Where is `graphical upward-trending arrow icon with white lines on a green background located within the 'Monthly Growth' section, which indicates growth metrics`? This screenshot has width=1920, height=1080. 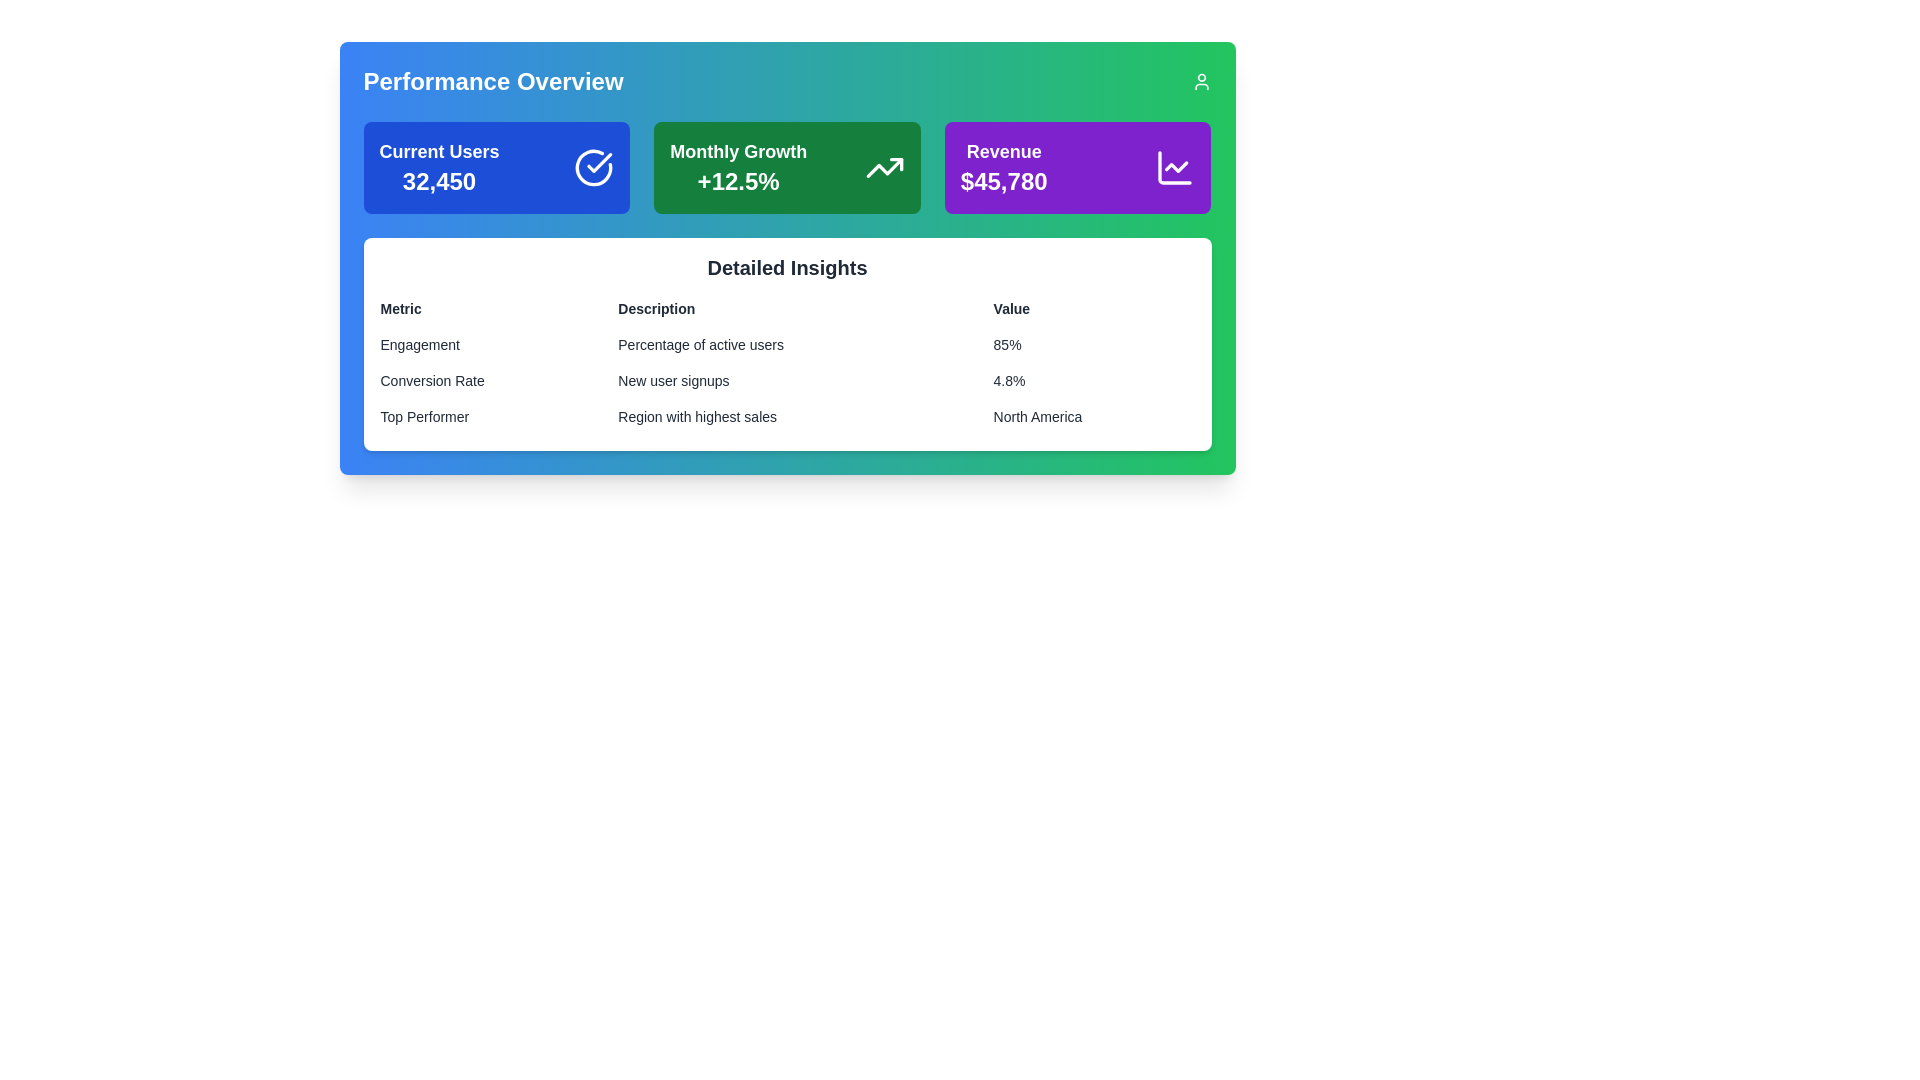 graphical upward-trending arrow icon with white lines on a green background located within the 'Monthly Growth' section, which indicates growth metrics is located at coordinates (883, 167).